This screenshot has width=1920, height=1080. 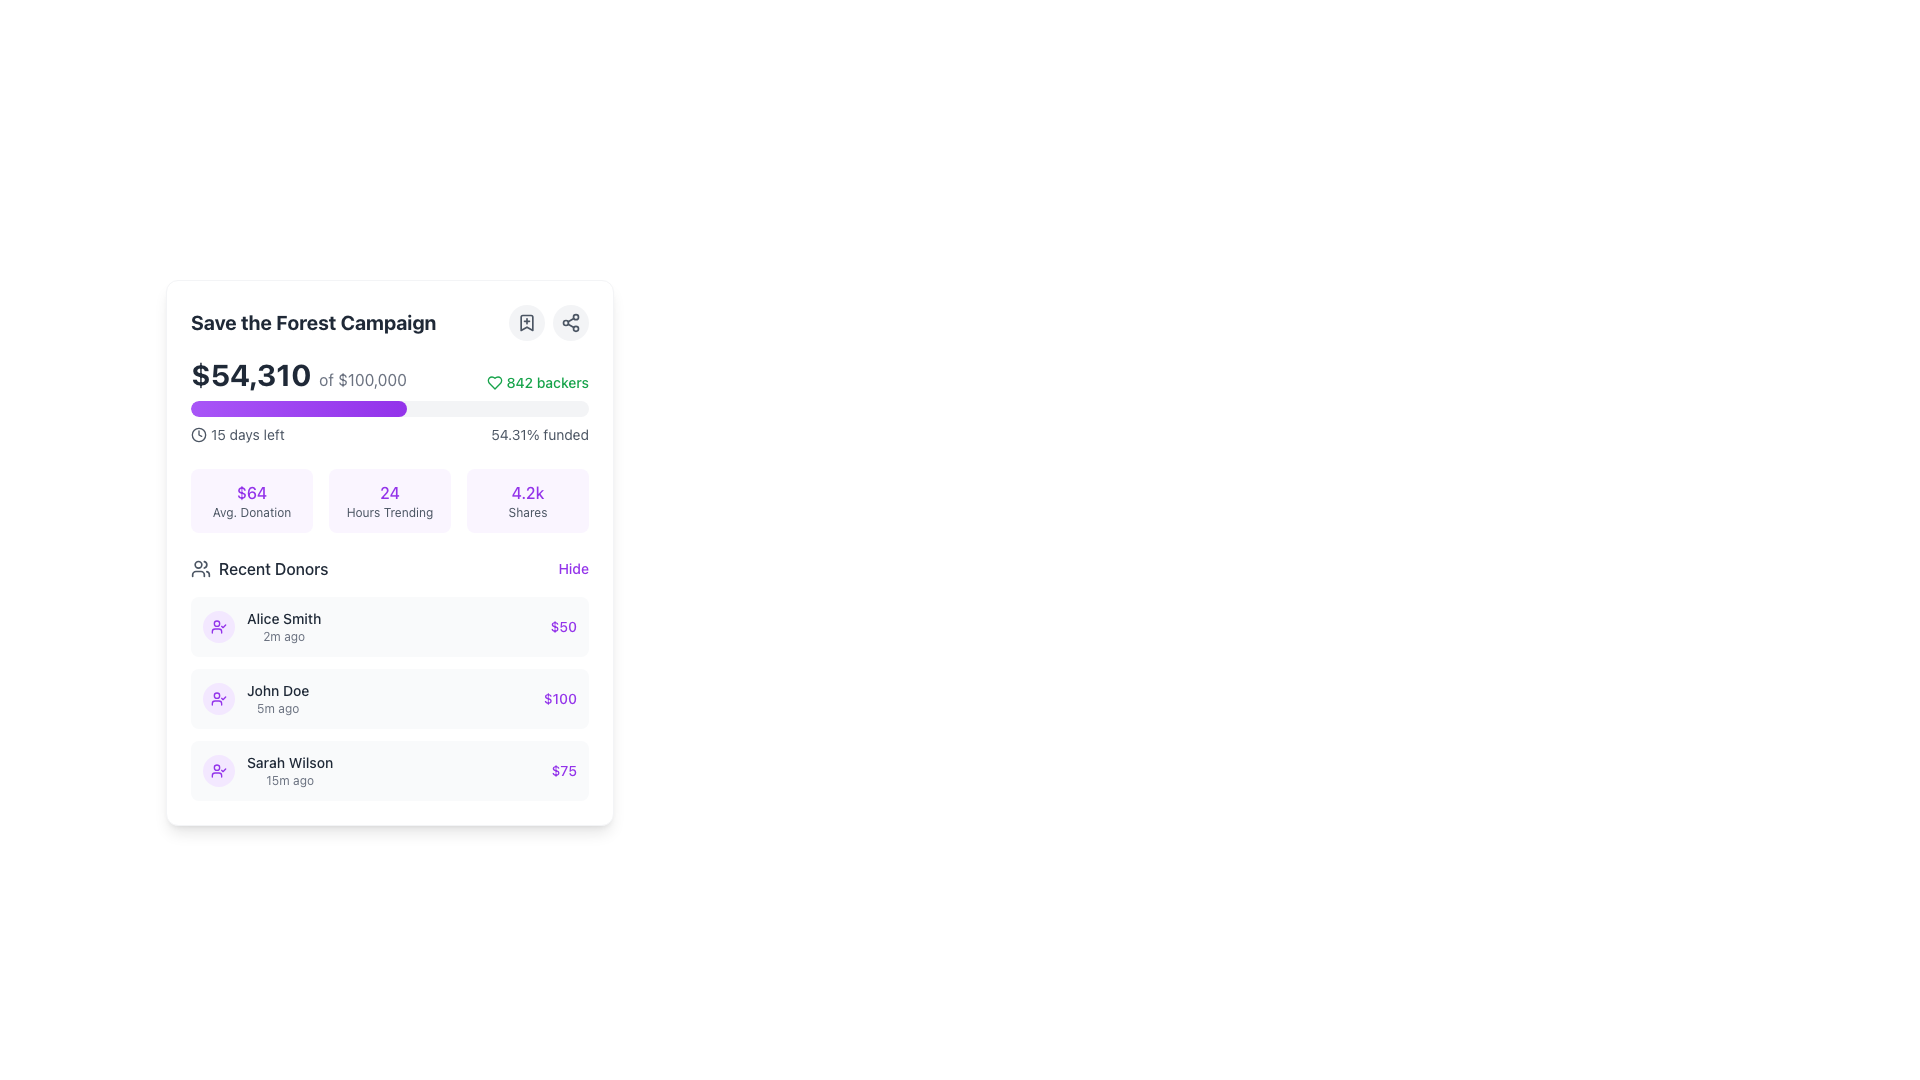 What do you see at coordinates (389, 493) in the screenshot?
I see `the Text label indicating the value '24', which is positioned above the 'Hours Trending' label in the card interface` at bounding box center [389, 493].